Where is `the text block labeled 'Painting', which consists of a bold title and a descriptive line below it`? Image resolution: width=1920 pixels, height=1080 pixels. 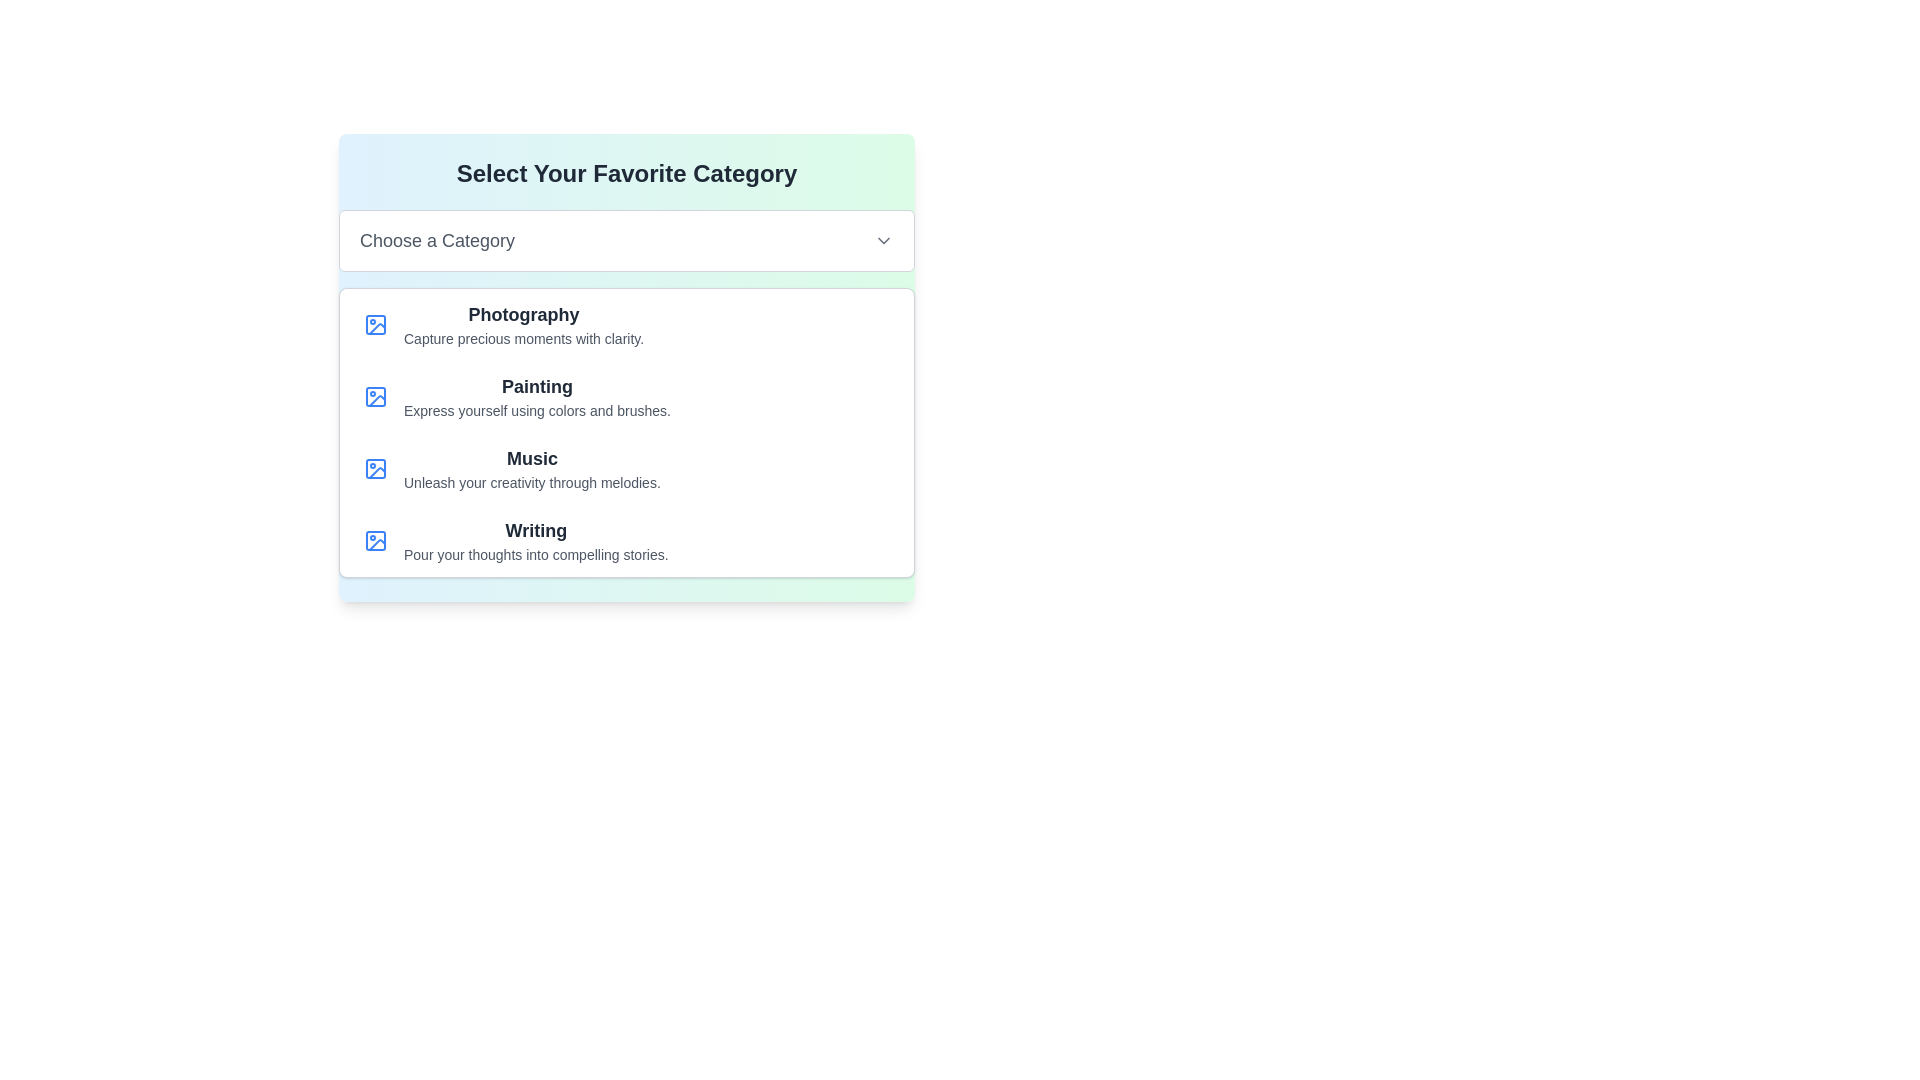
the text block labeled 'Painting', which consists of a bold title and a descriptive line below it is located at coordinates (537, 397).